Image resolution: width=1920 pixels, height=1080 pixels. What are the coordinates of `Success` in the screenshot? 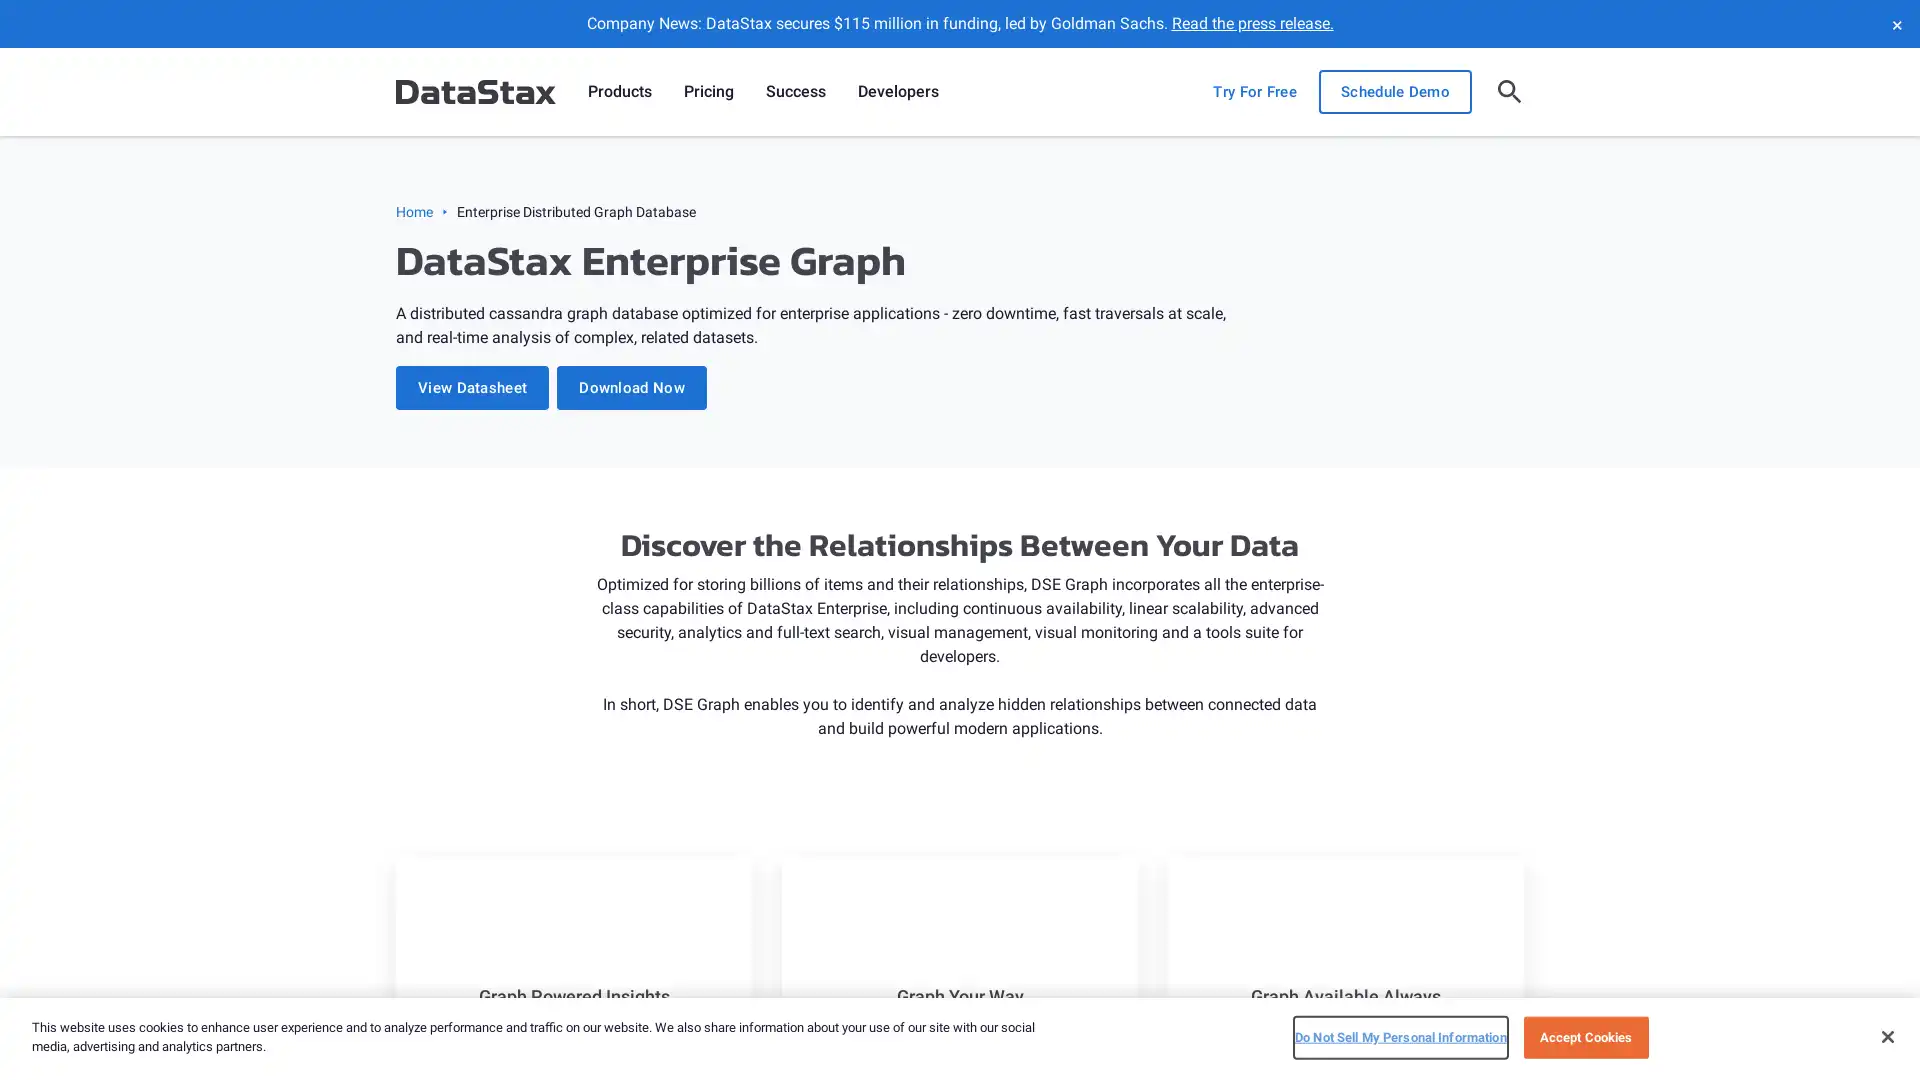 It's located at (795, 92).